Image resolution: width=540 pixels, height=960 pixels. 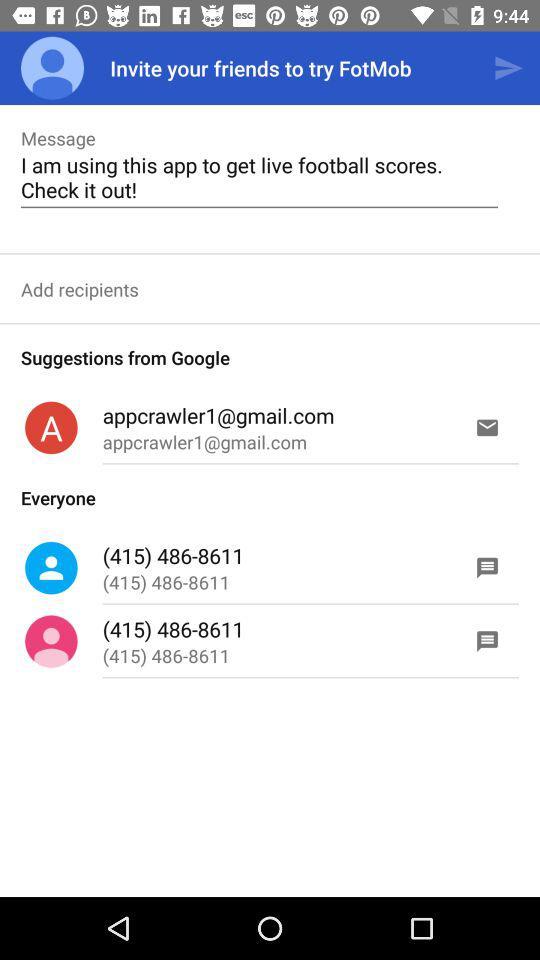 I want to click on the item above i am using icon, so click(x=508, y=68).